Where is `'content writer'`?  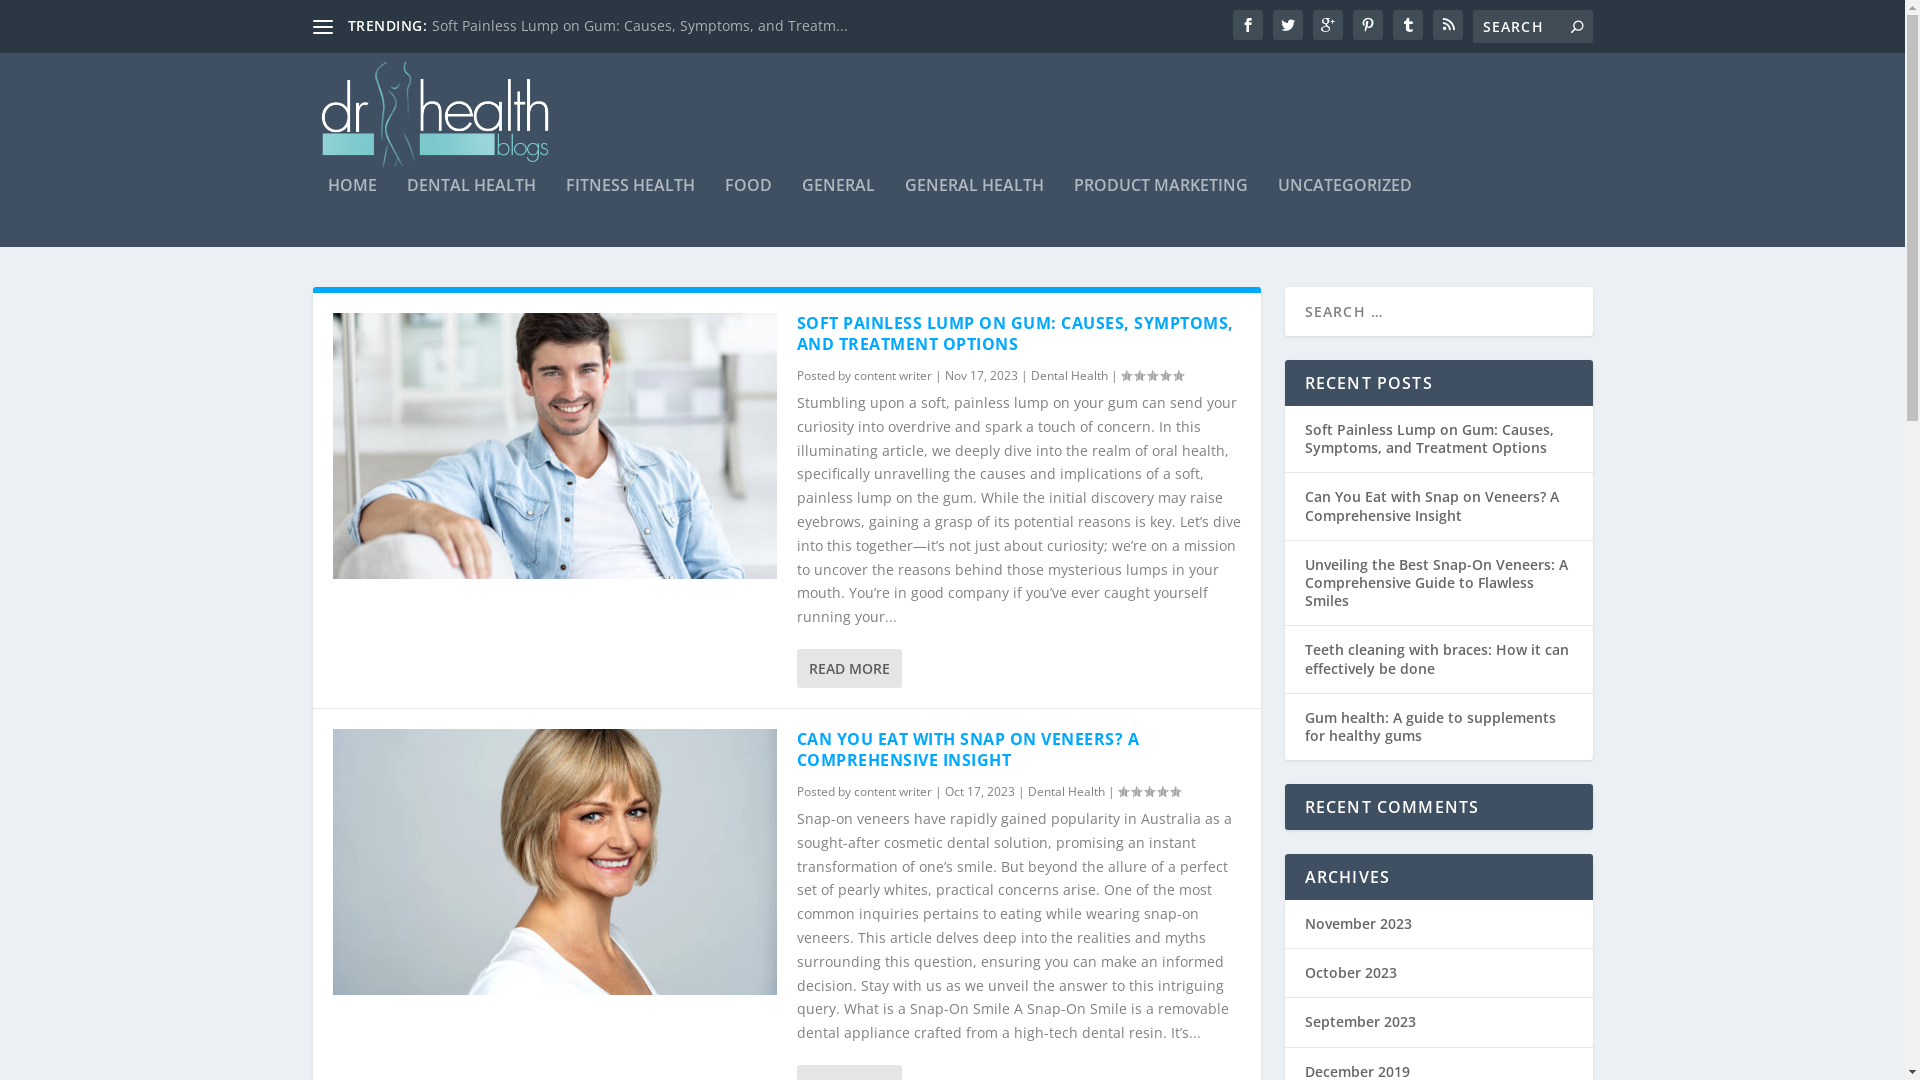 'content writer' is located at coordinates (854, 790).